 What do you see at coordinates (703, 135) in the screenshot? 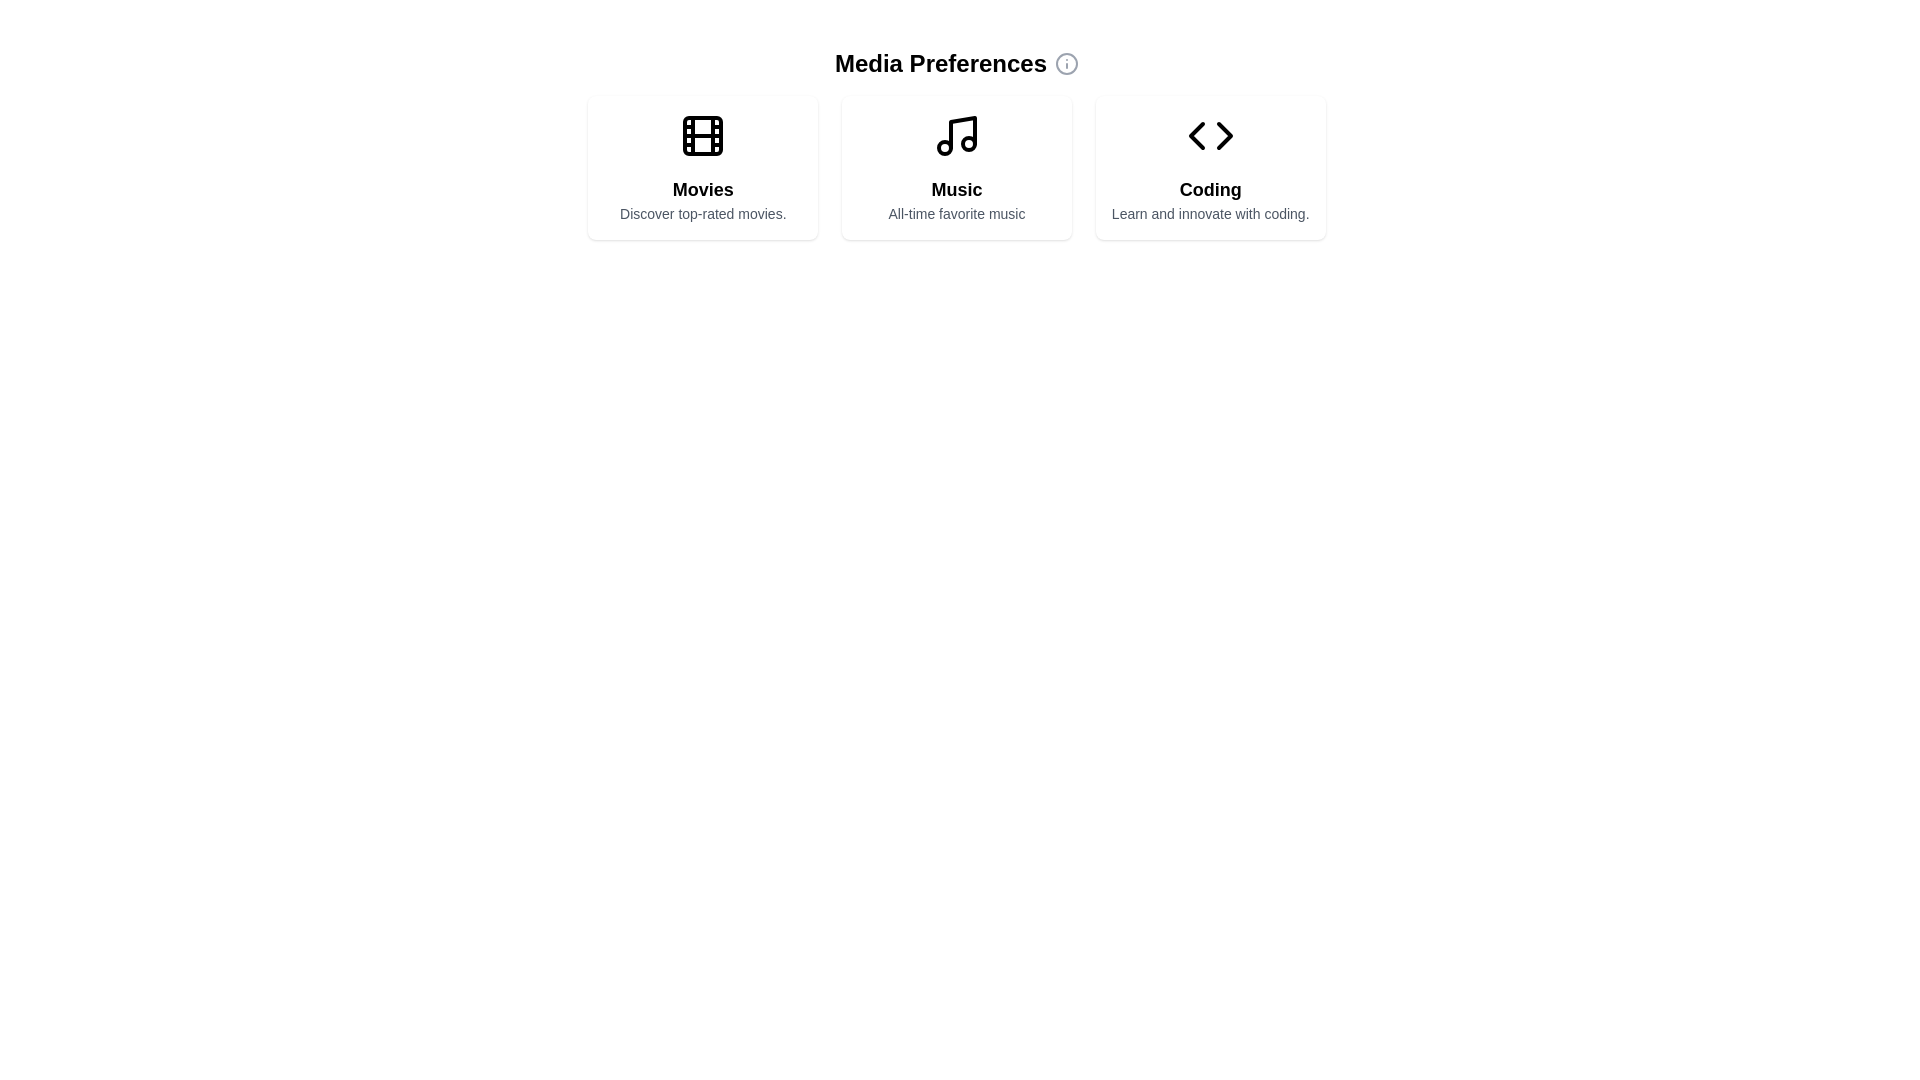
I see `the movie category icon located at the top-center of the white card labeled 'Movies', which is the first of three horizontally arranged items in the 'Media Preferences' section` at bounding box center [703, 135].